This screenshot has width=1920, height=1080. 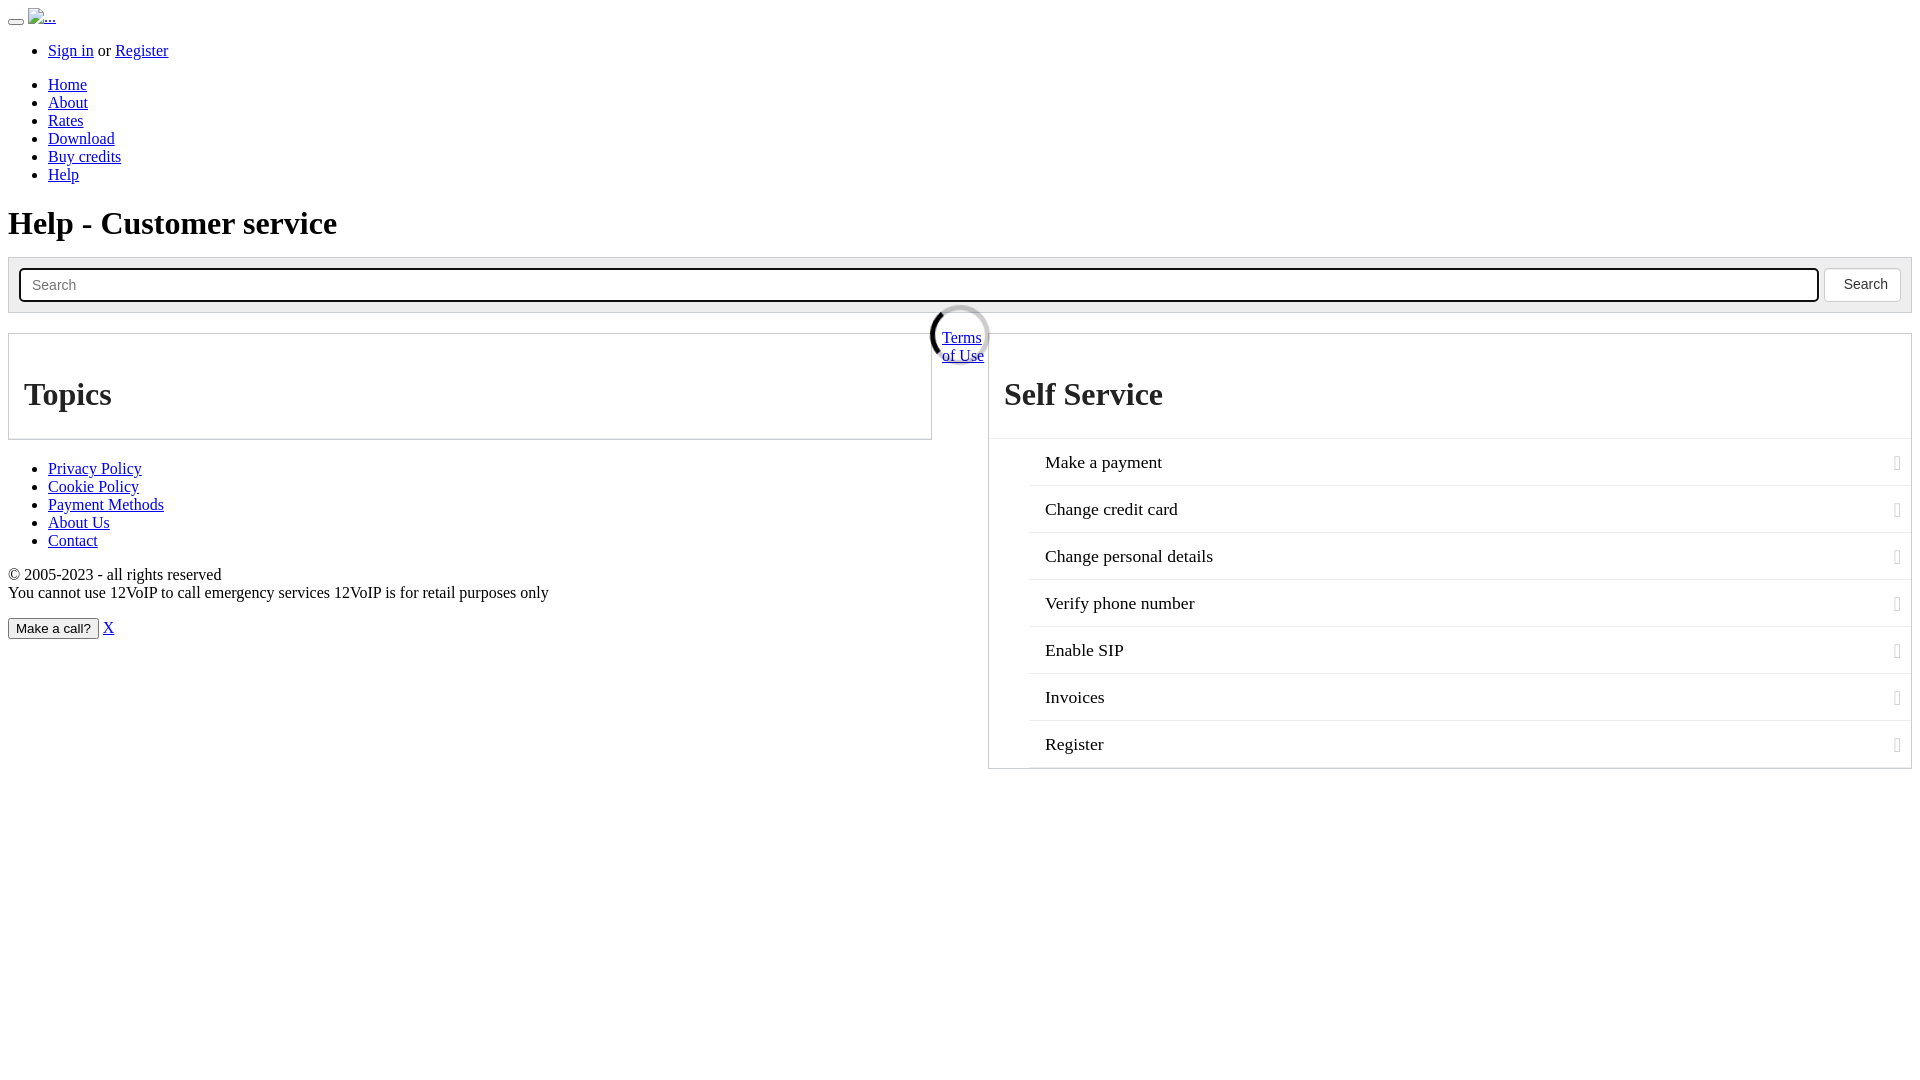 What do you see at coordinates (53, 627) in the screenshot?
I see `'Make a call?'` at bounding box center [53, 627].